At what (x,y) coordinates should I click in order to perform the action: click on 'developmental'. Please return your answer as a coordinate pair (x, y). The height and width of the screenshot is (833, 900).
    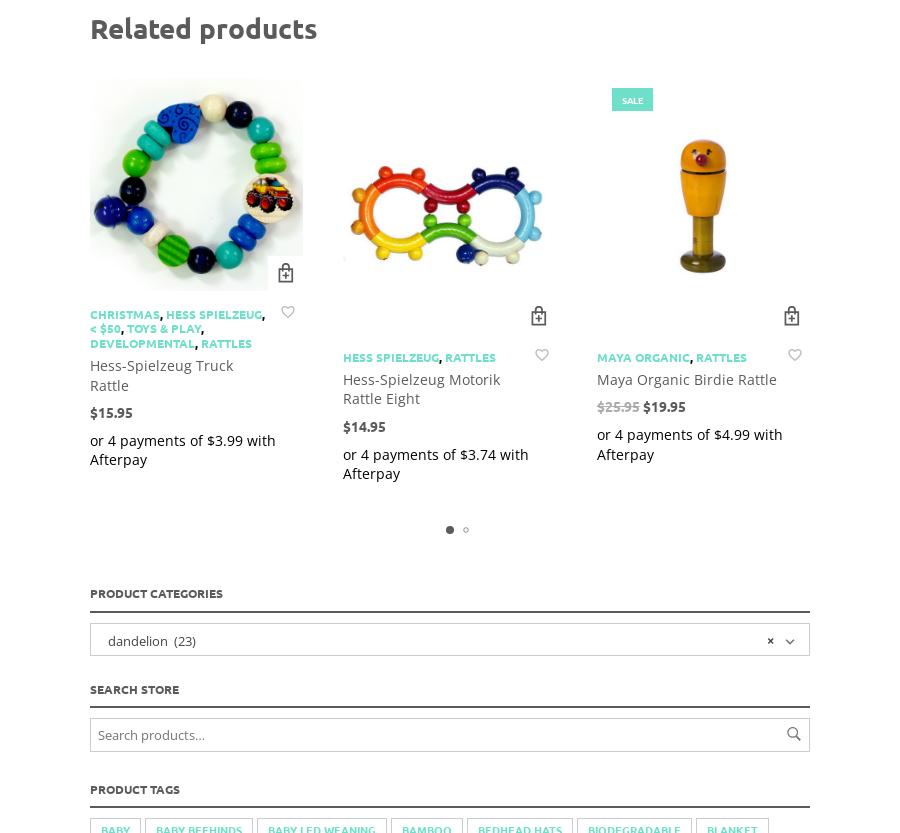
    Looking at the image, I should click on (142, 341).